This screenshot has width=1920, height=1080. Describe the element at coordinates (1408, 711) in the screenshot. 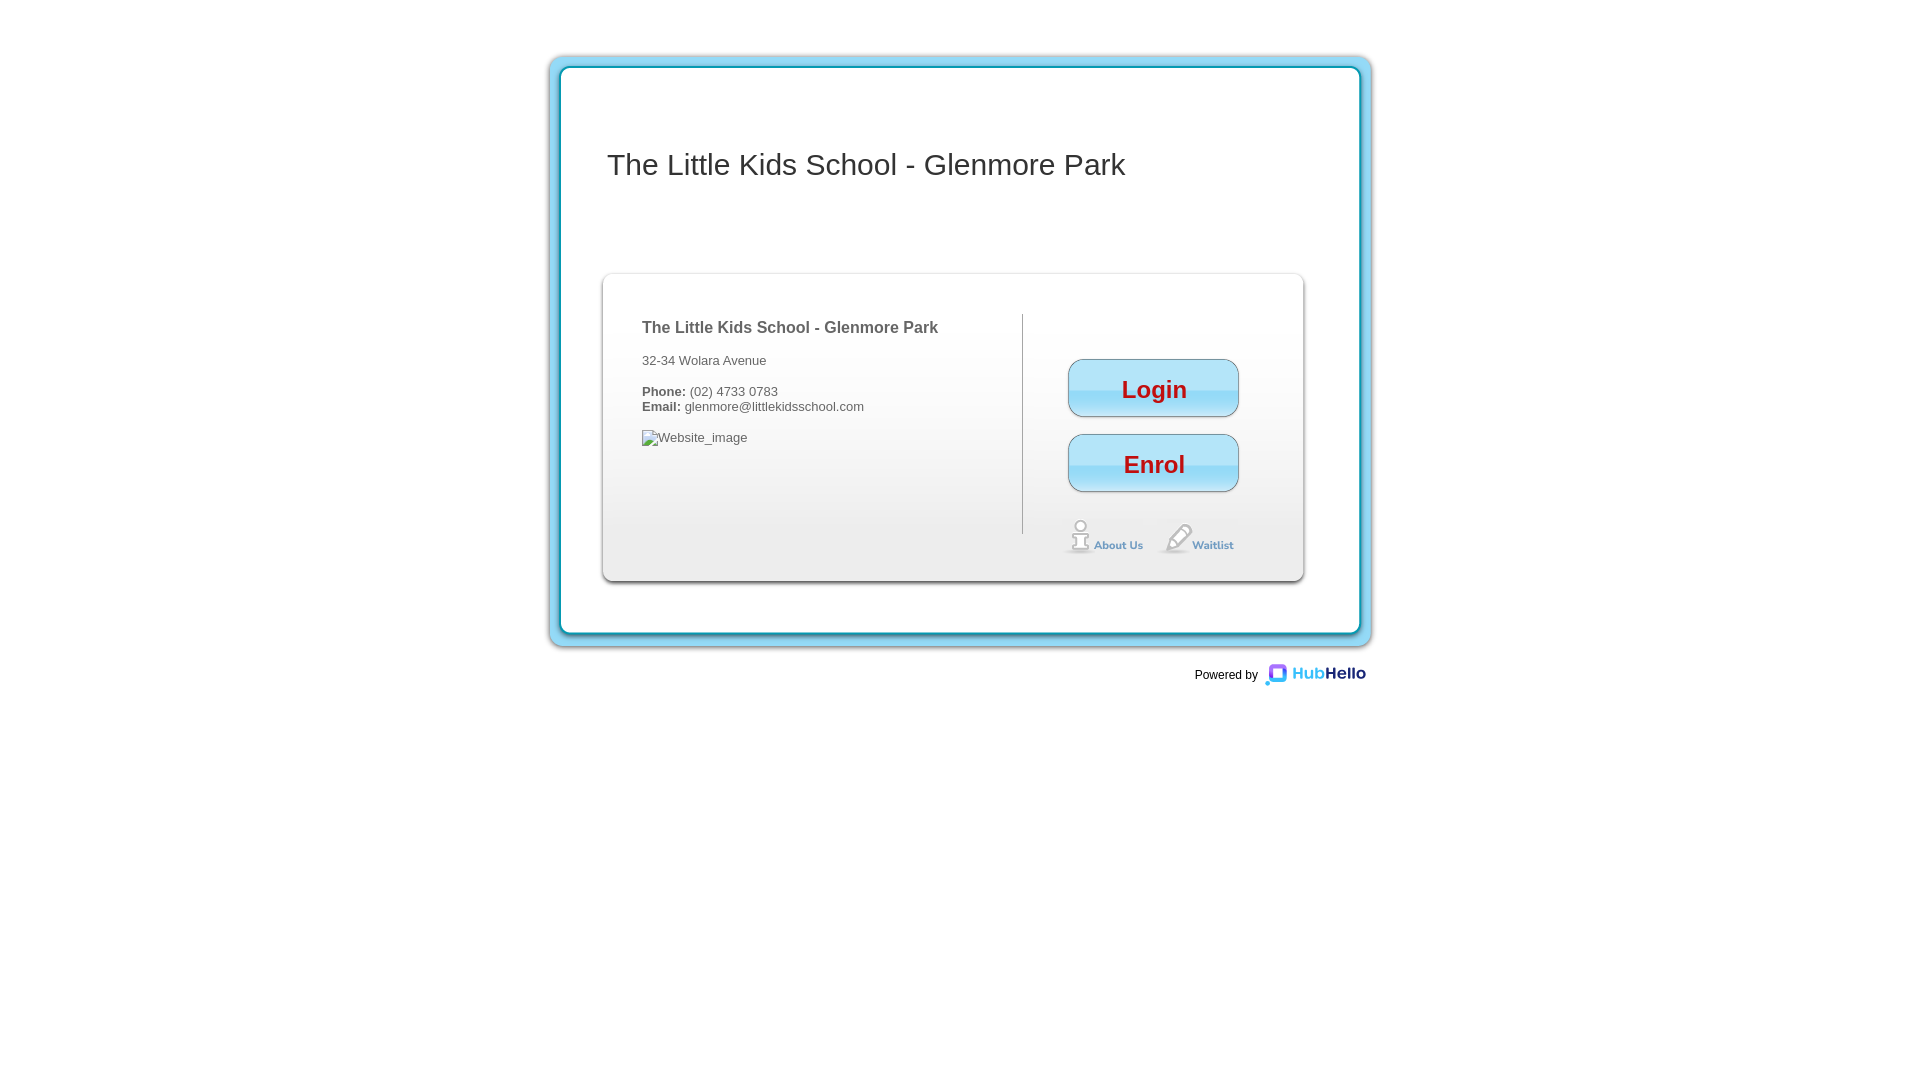

I see `'Back'` at that location.